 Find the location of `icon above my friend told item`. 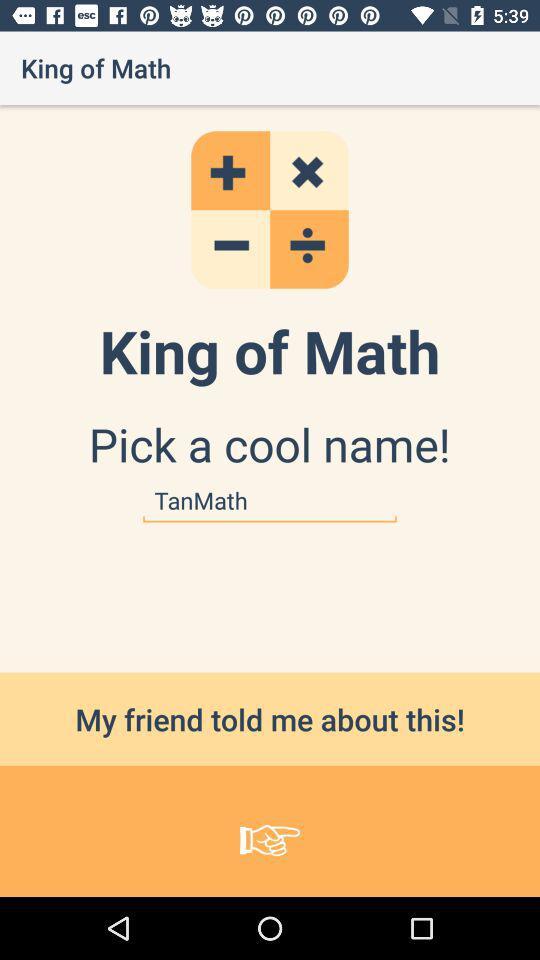

icon above my friend told item is located at coordinates (270, 500).